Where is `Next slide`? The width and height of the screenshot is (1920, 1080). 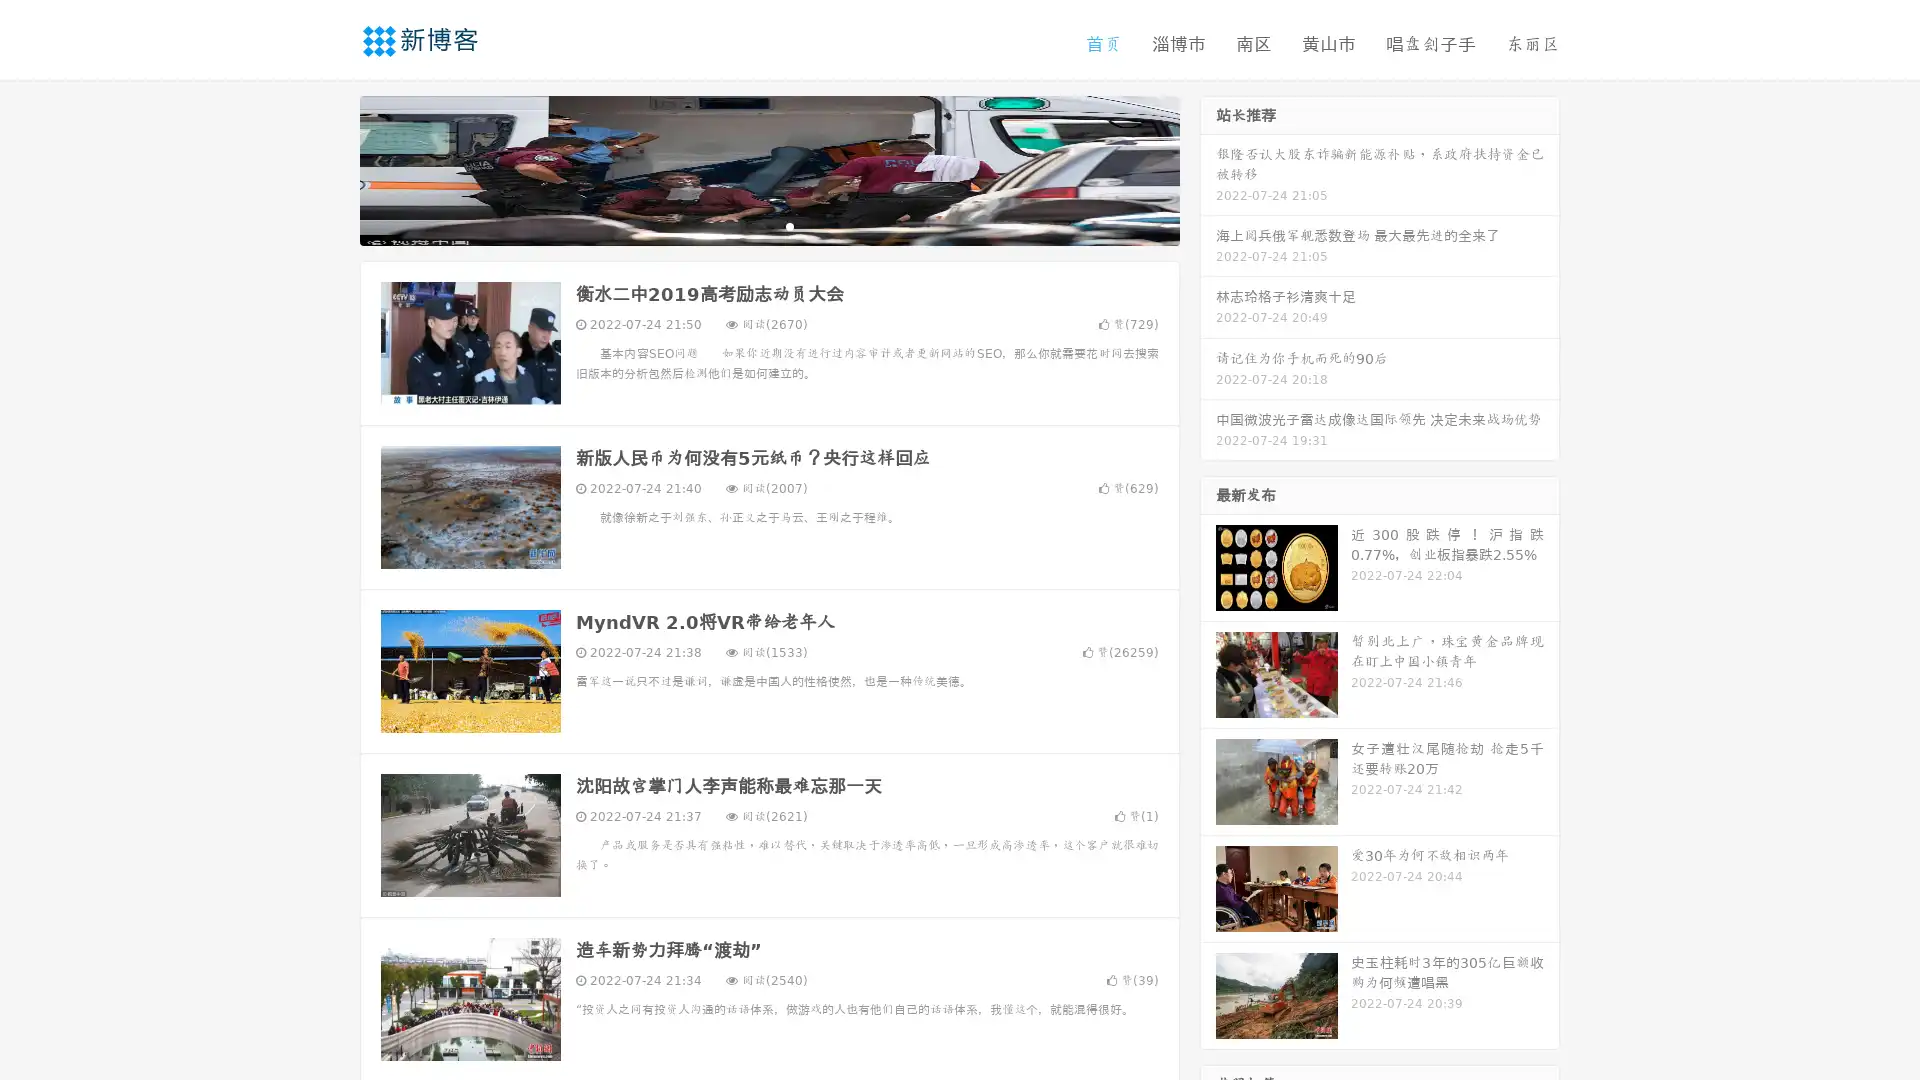
Next slide is located at coordinates (1208, 168).